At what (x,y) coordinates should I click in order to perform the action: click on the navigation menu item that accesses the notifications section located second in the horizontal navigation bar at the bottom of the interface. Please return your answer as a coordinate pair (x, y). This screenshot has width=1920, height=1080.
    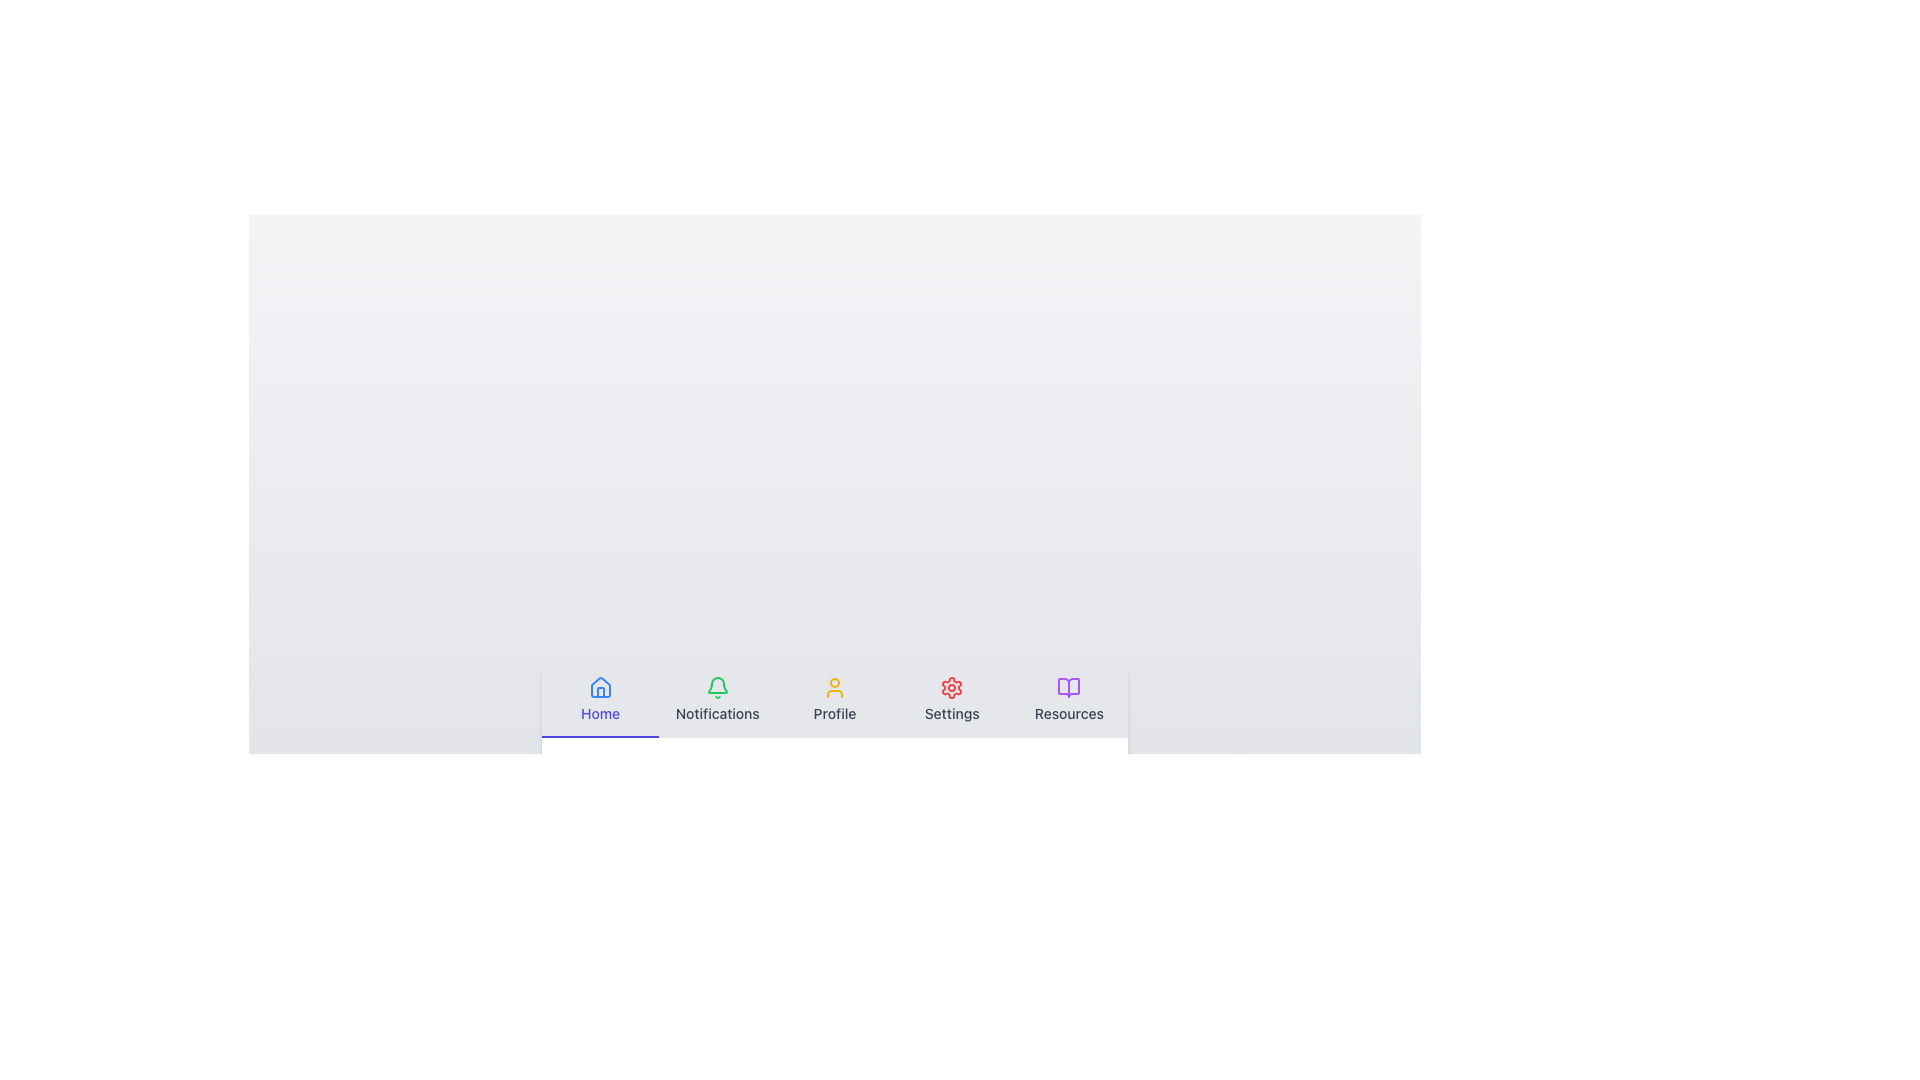
    Looking at the image, I should click on (717, 698).